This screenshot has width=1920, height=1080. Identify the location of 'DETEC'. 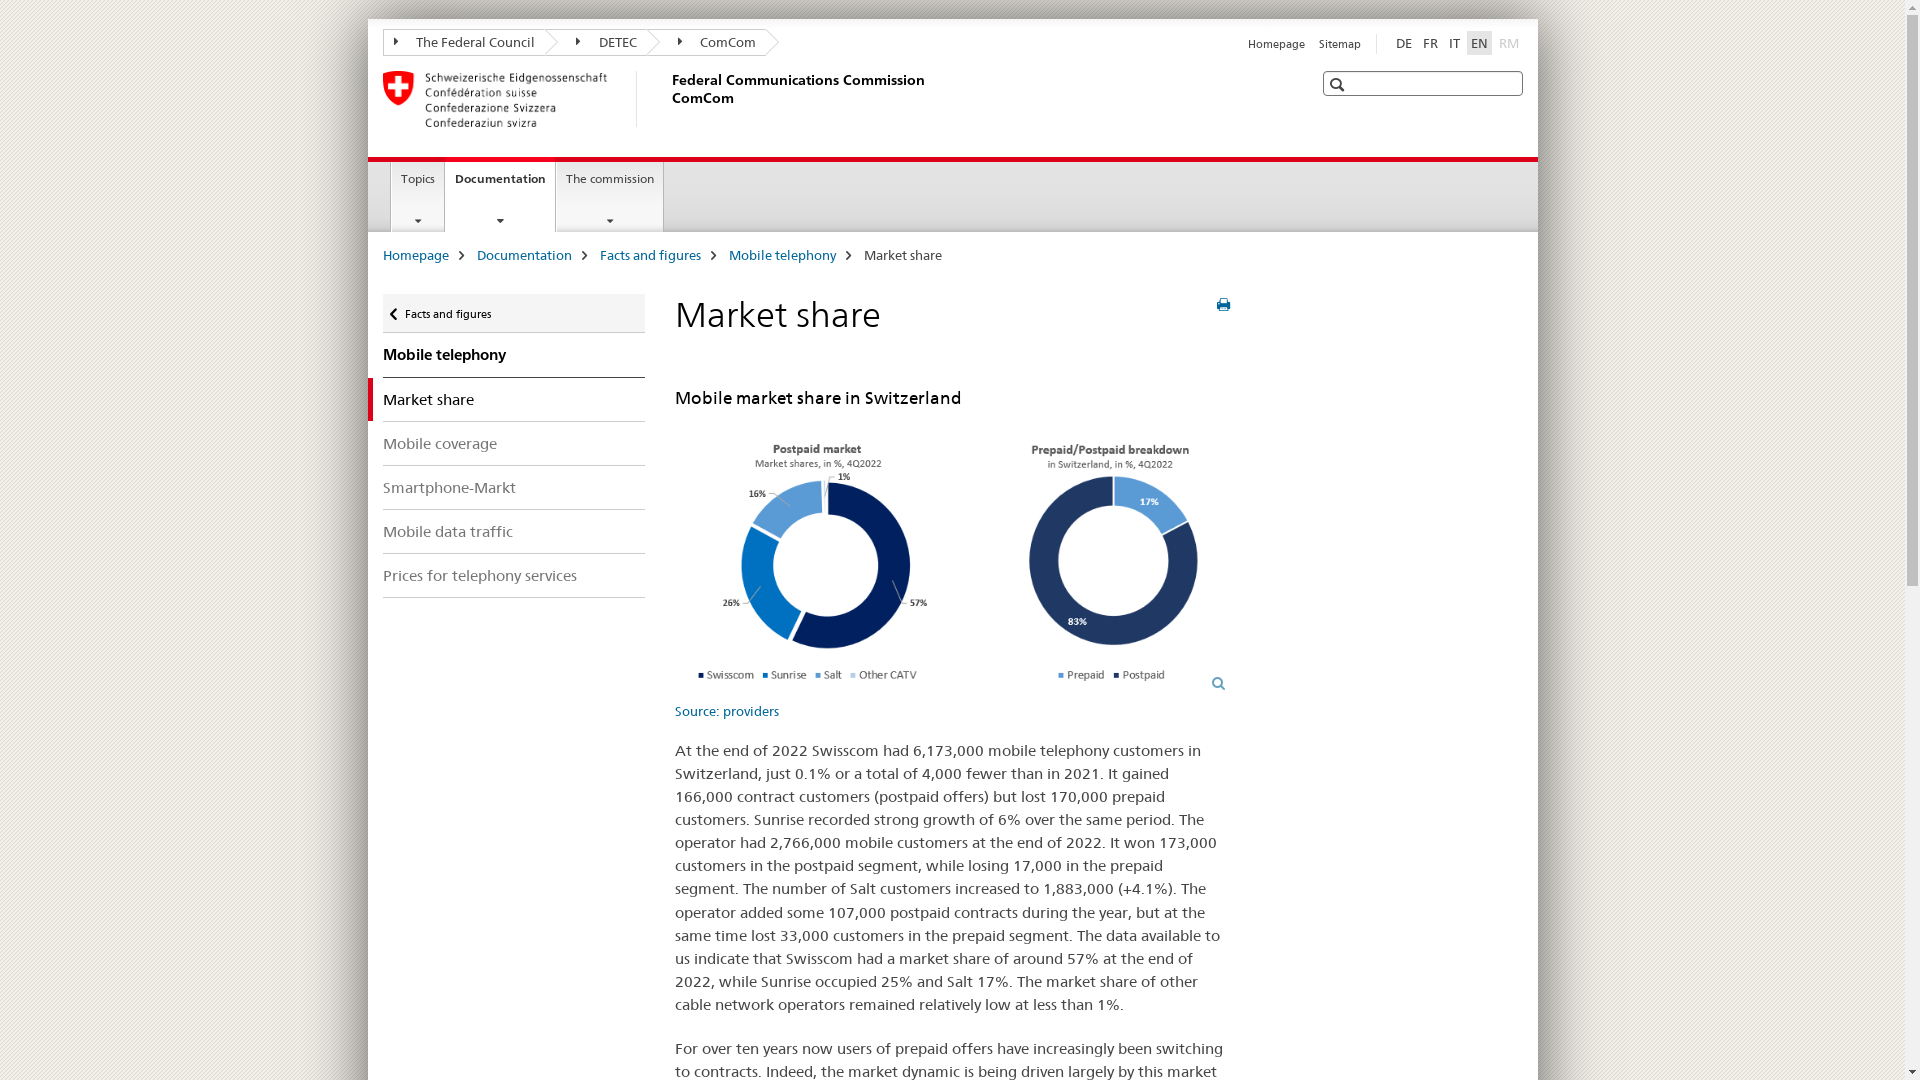
(594, 42).